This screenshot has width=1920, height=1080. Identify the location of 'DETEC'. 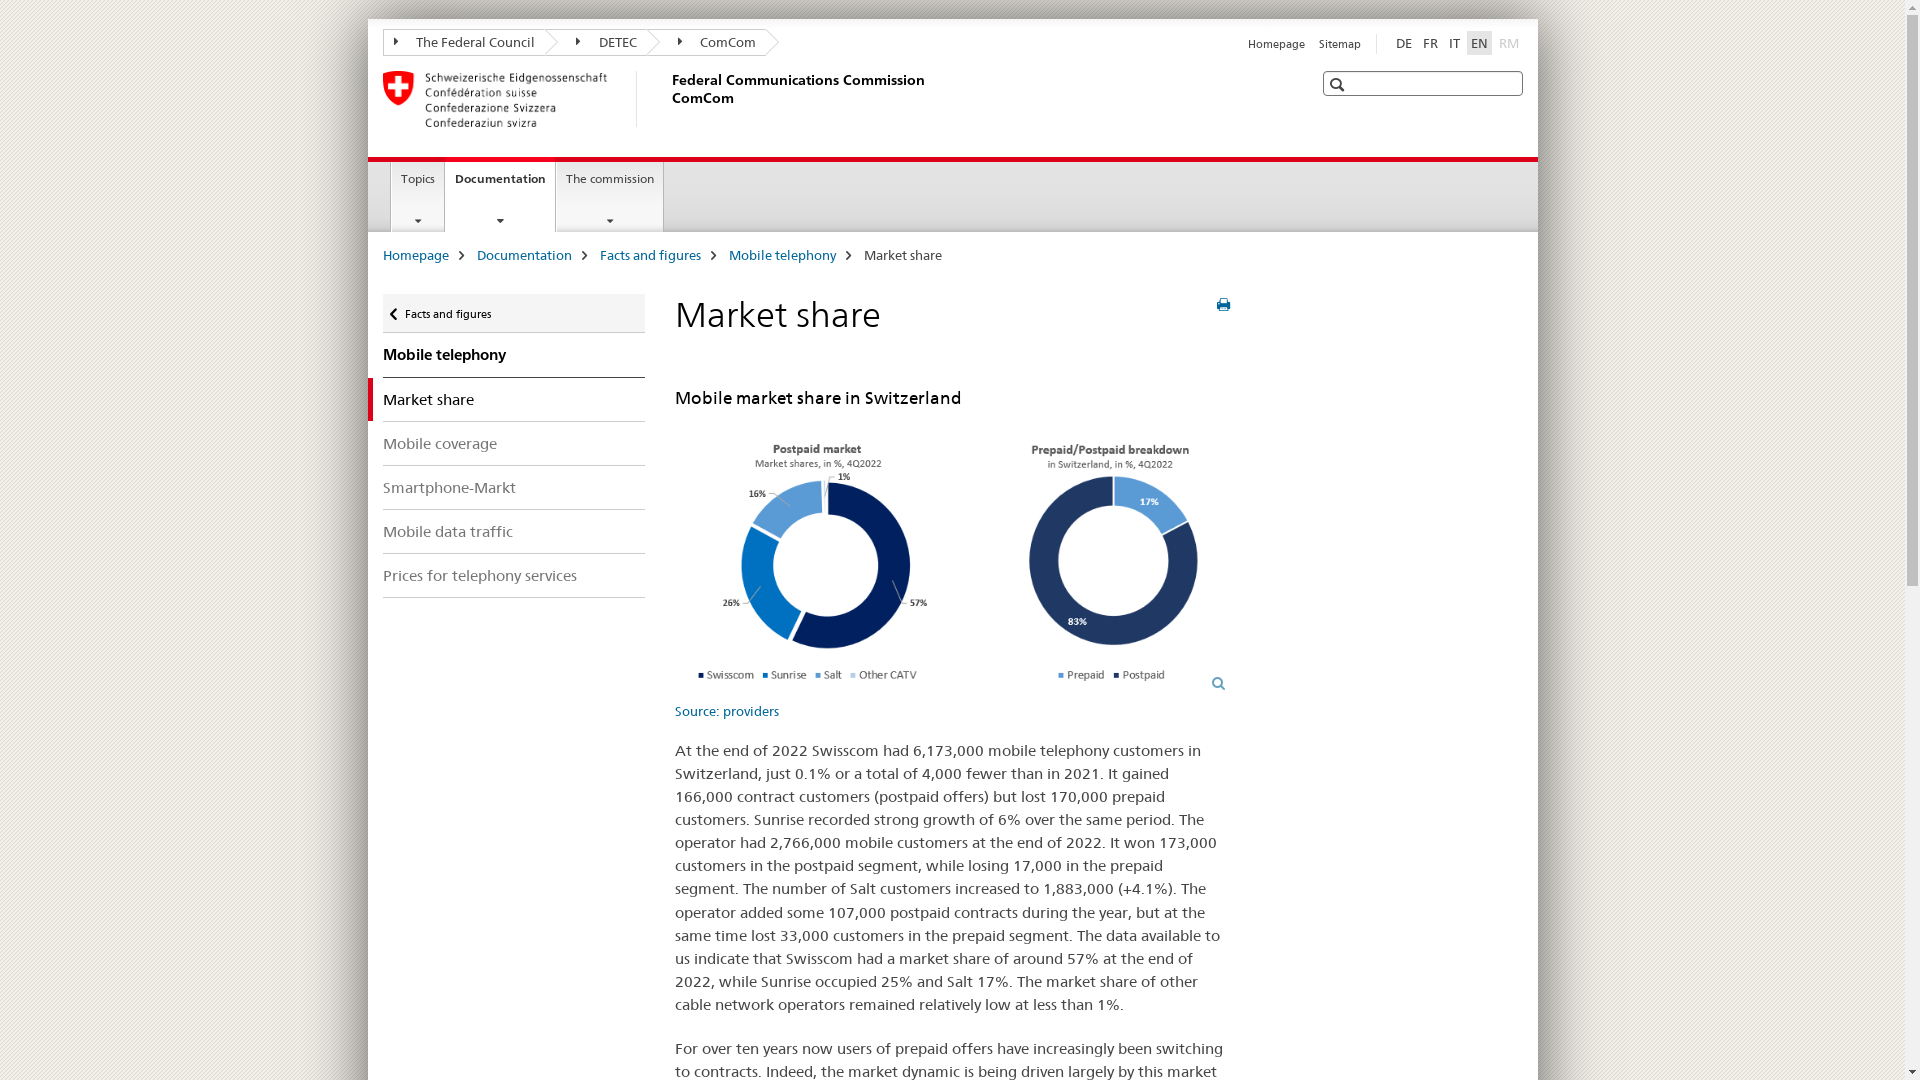
(594, 42).